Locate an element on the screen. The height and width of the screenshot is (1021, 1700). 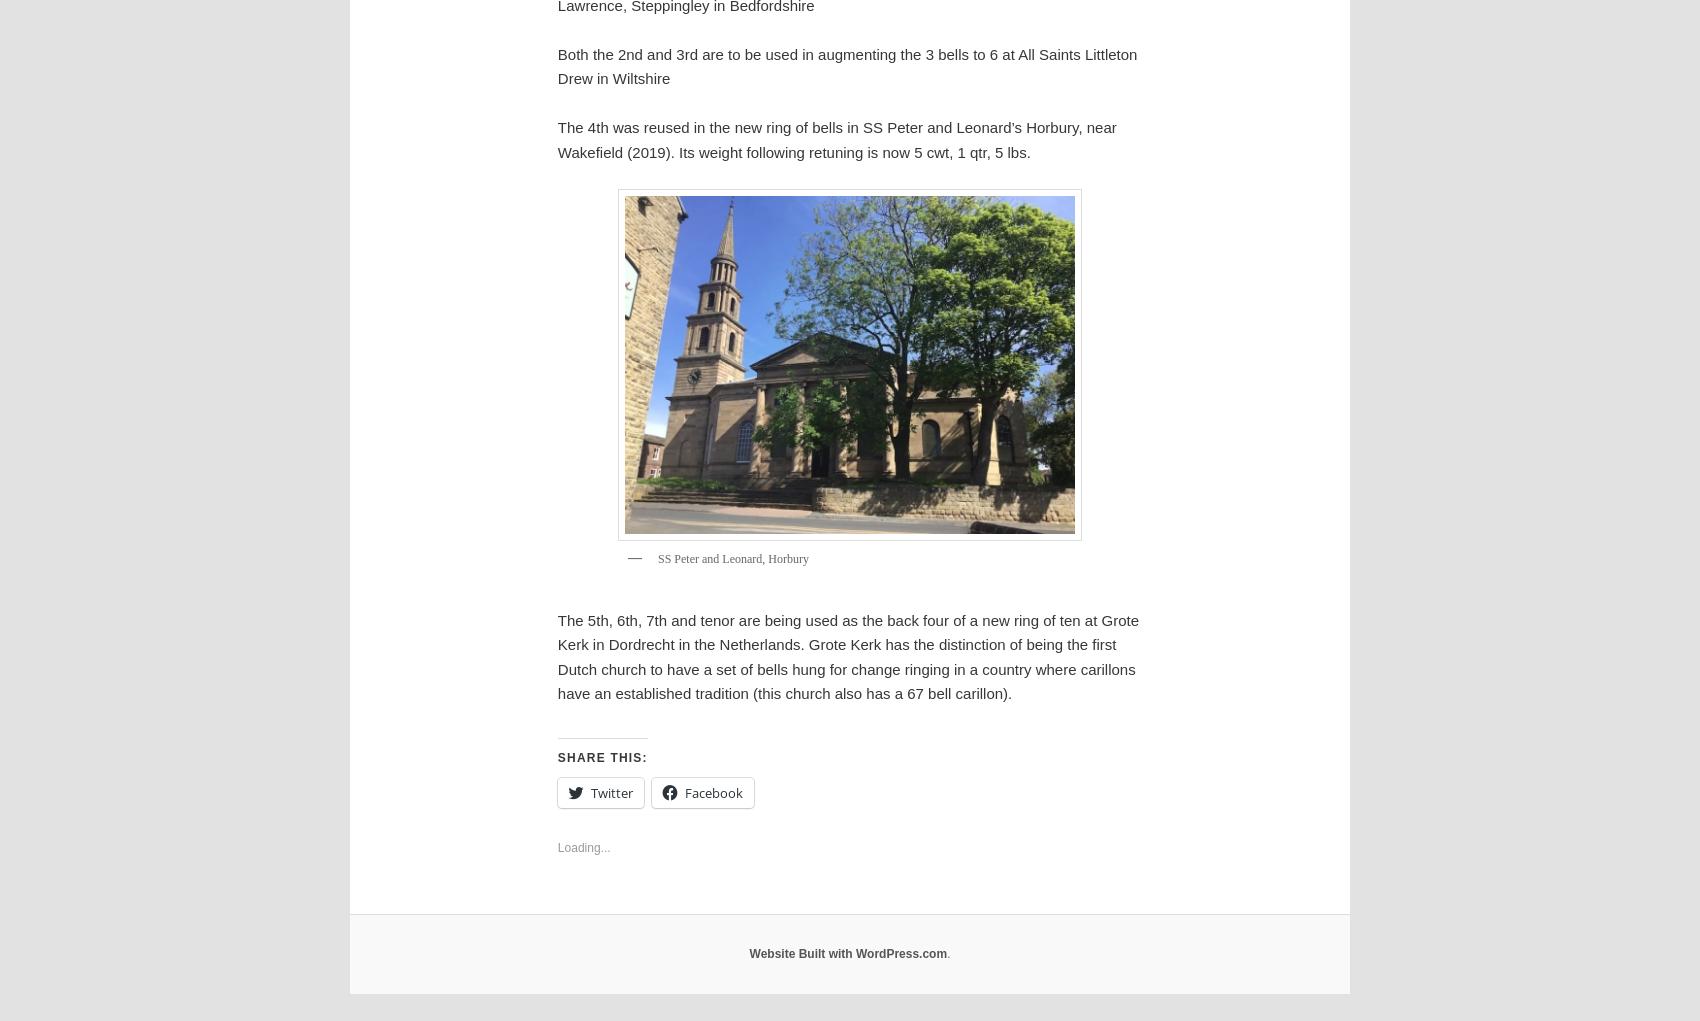
'.' is located at coordinates (948, 953).